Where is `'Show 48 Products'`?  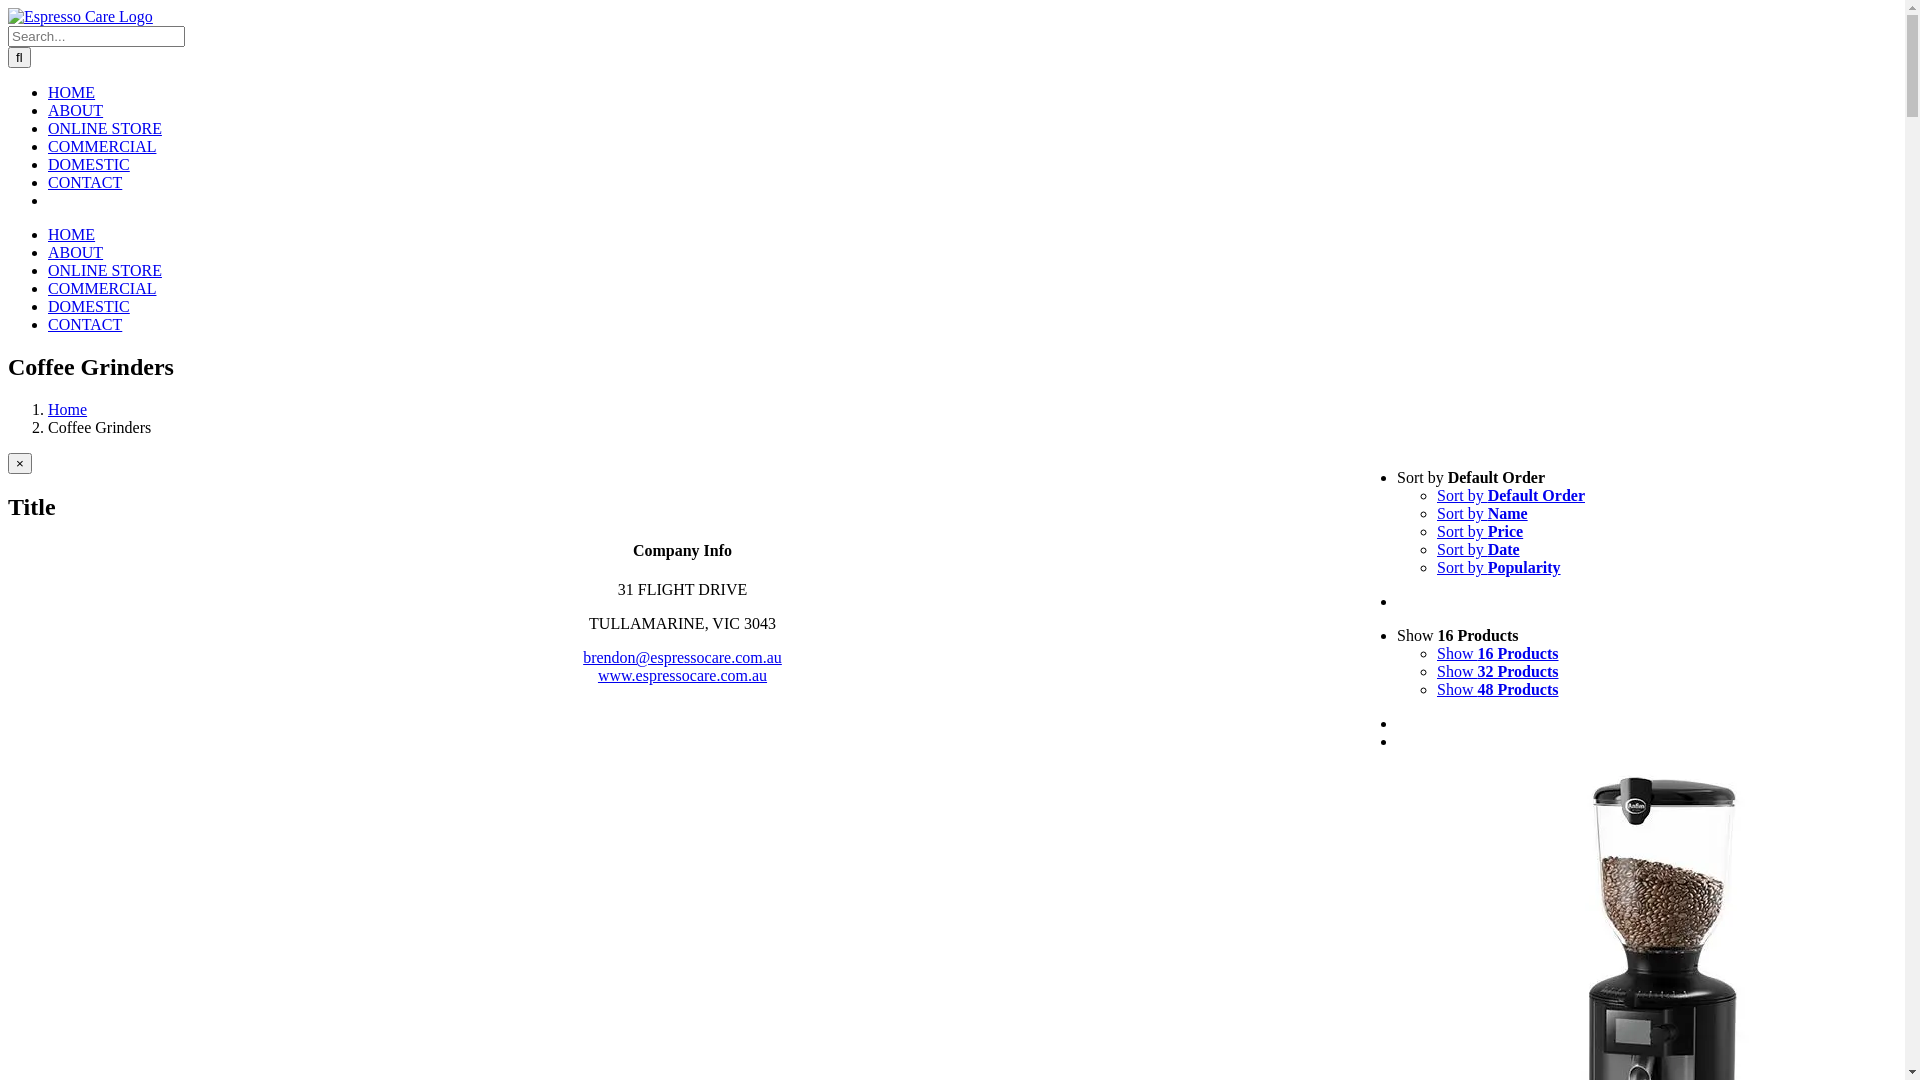 'Show 48 Products' is located at coordinates (1497, 688).